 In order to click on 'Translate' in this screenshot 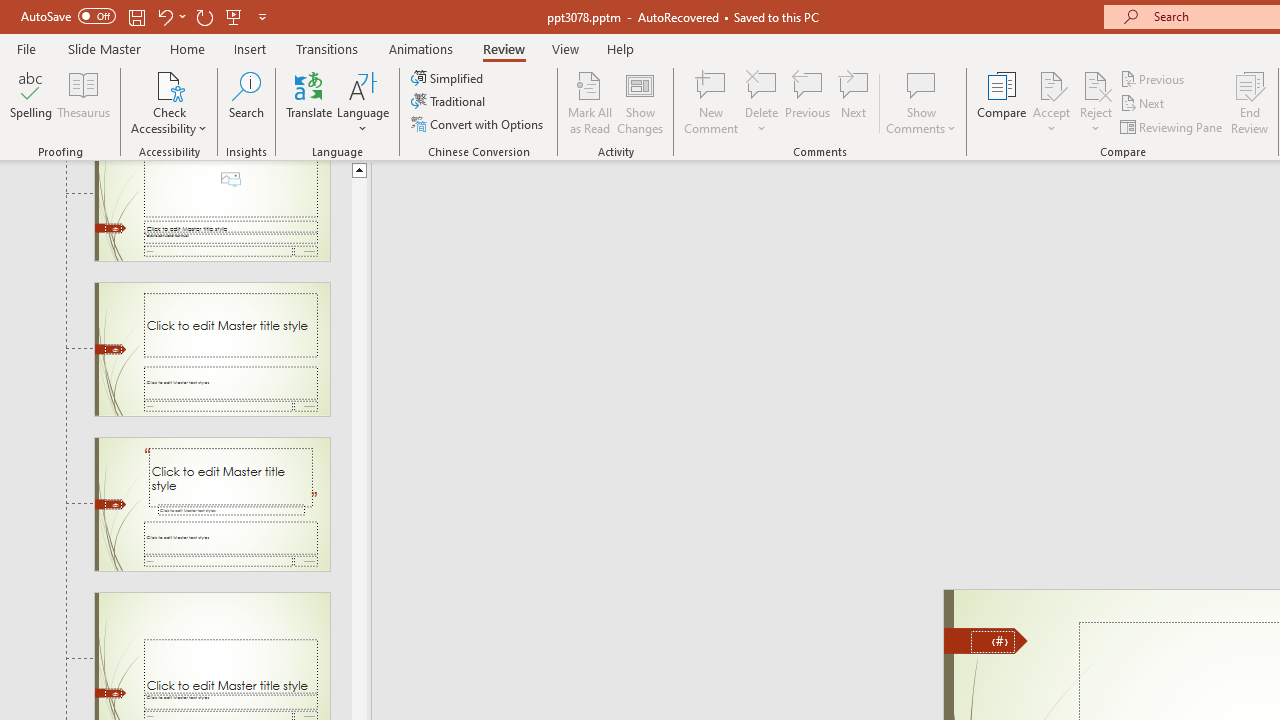, I will do `click(308, 103)`.